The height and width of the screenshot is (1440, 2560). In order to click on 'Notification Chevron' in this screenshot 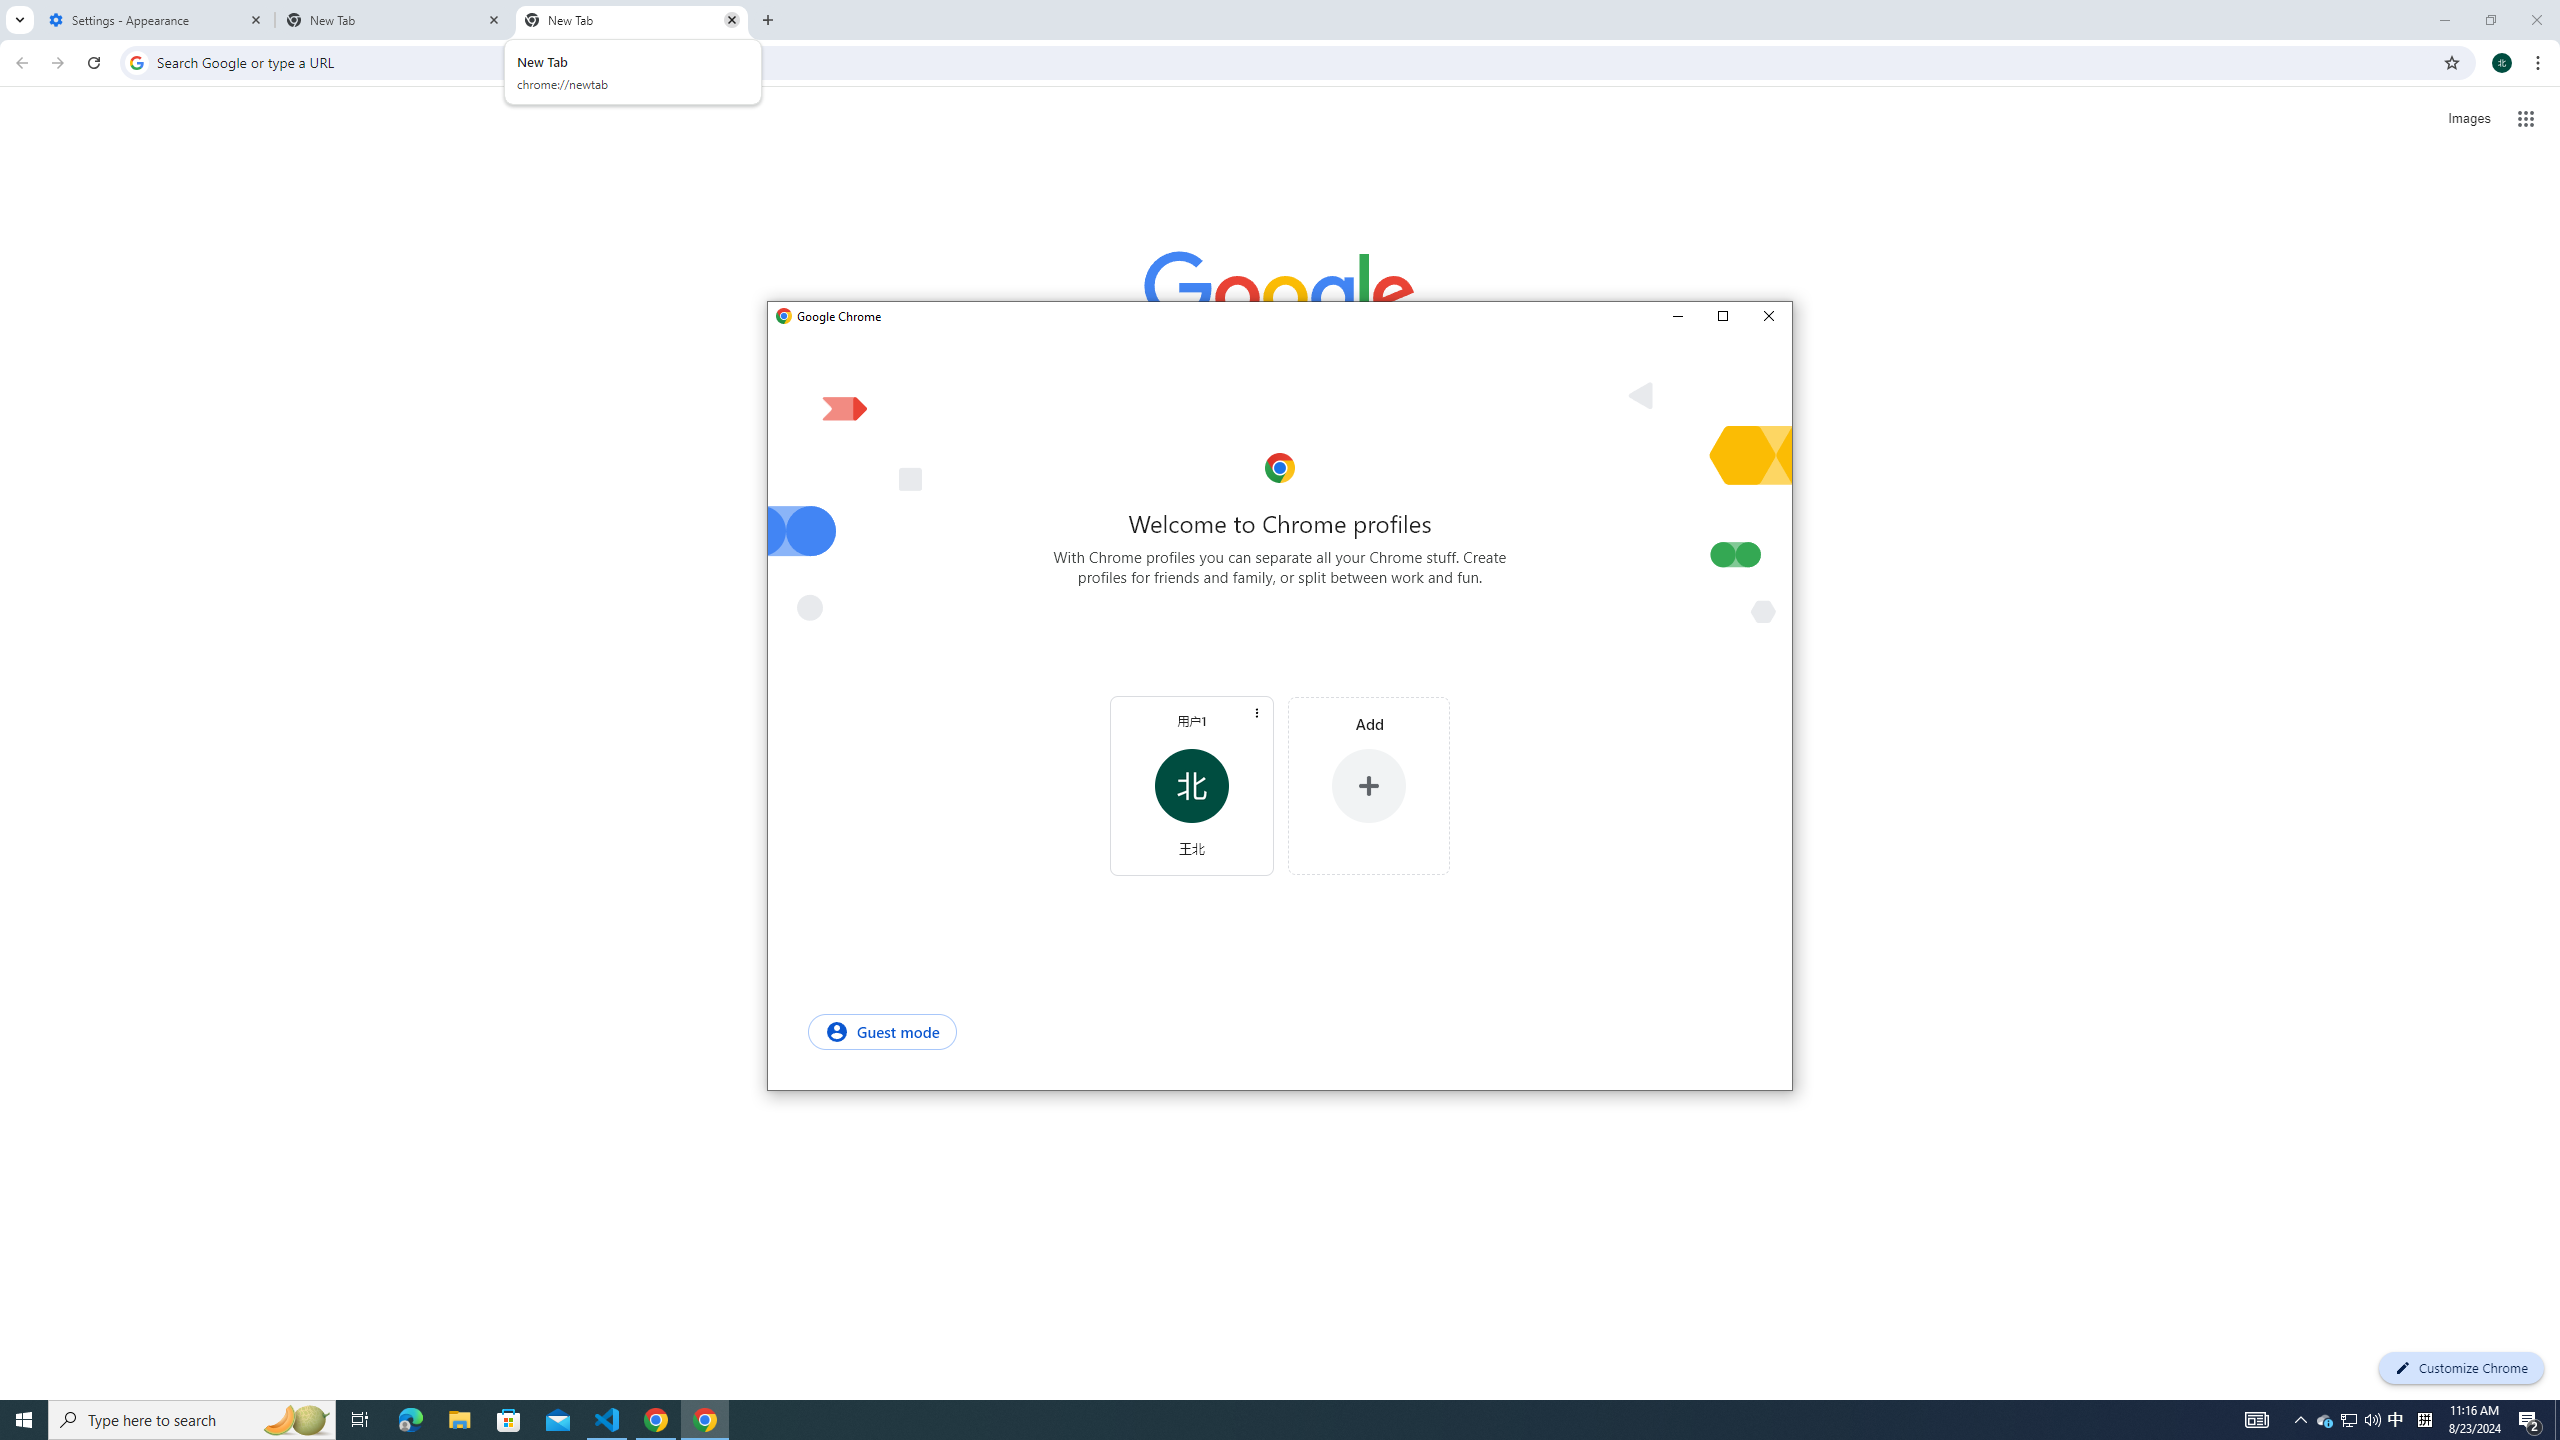, I will do `click(2300, 1418)`.